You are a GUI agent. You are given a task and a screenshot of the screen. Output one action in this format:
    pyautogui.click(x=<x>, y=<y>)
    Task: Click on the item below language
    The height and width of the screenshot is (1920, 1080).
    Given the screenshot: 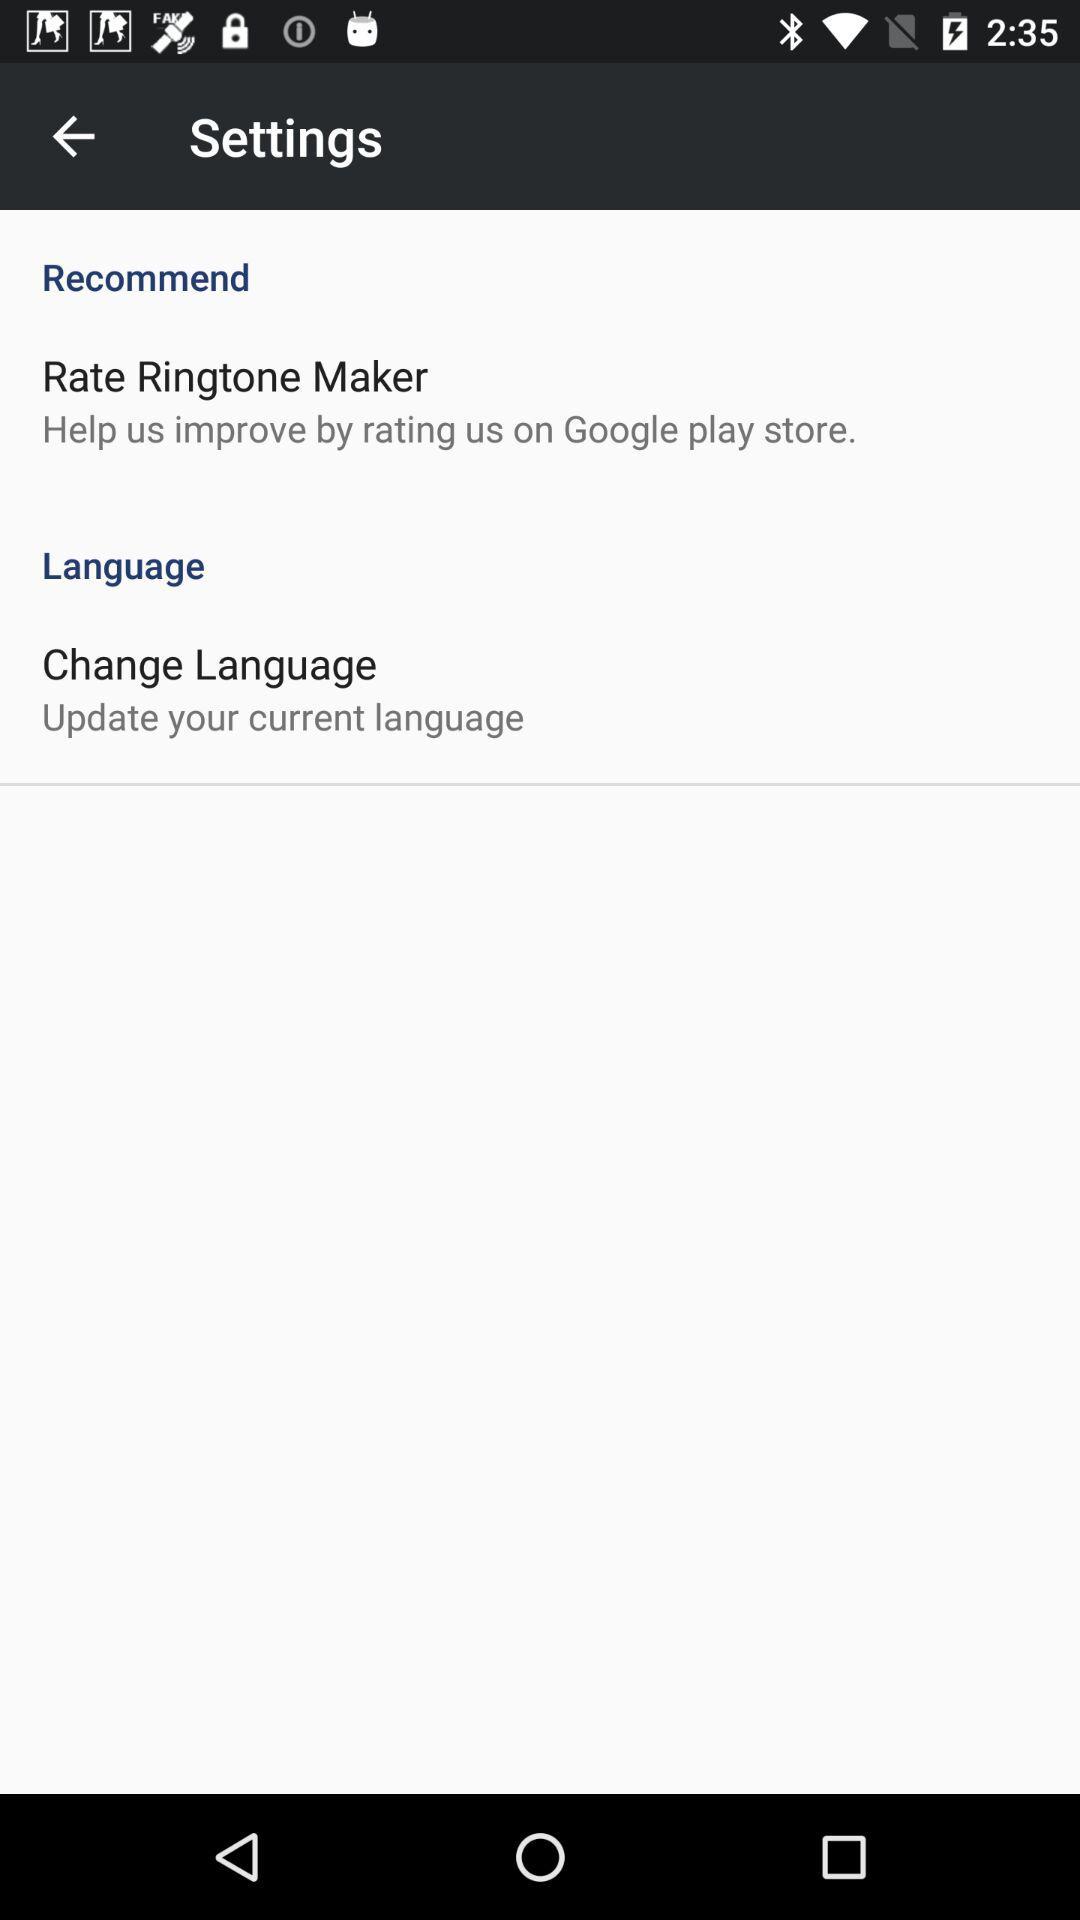 What is the action you would take?
    pyautogui.click(x=209, y=662)
    